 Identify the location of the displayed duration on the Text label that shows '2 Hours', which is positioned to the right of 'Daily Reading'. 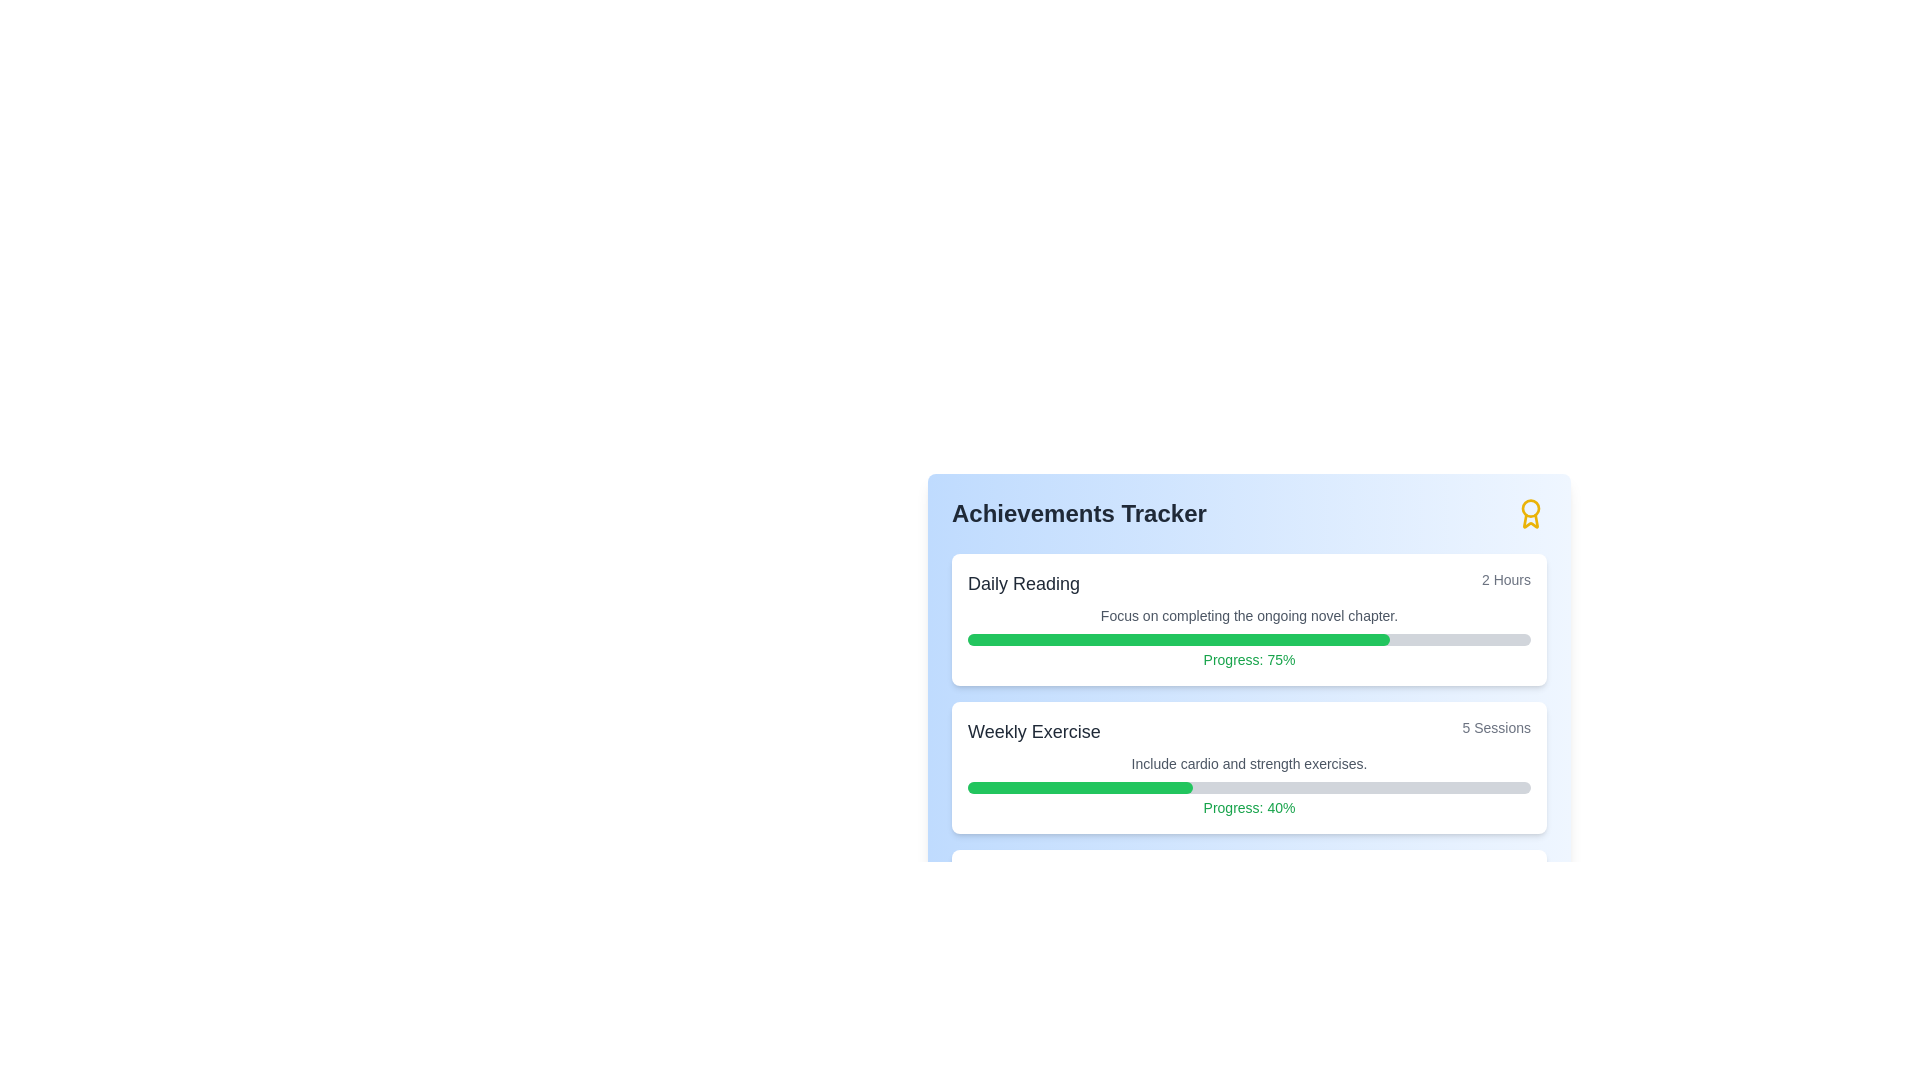
(1506, 583).